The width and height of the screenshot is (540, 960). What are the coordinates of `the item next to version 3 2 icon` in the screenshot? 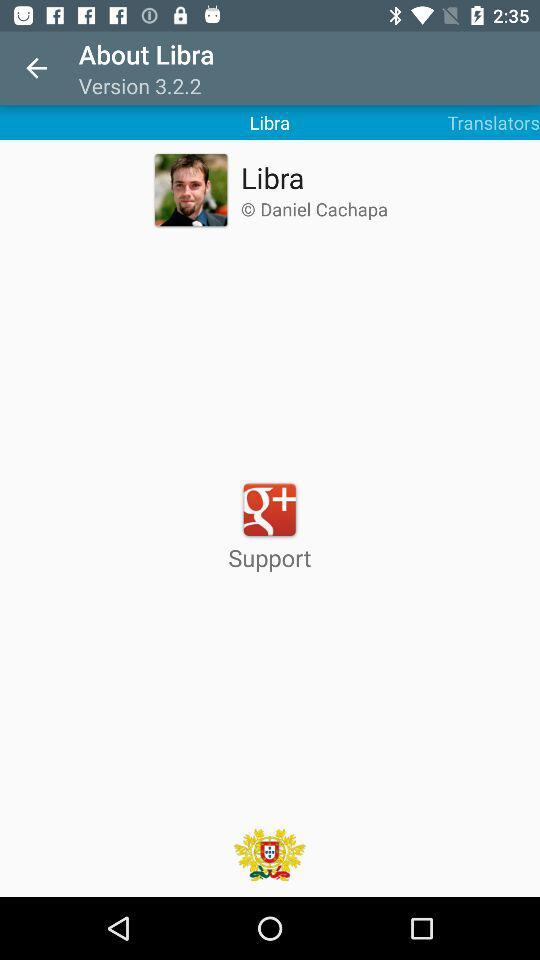 It's located at (36, 68).